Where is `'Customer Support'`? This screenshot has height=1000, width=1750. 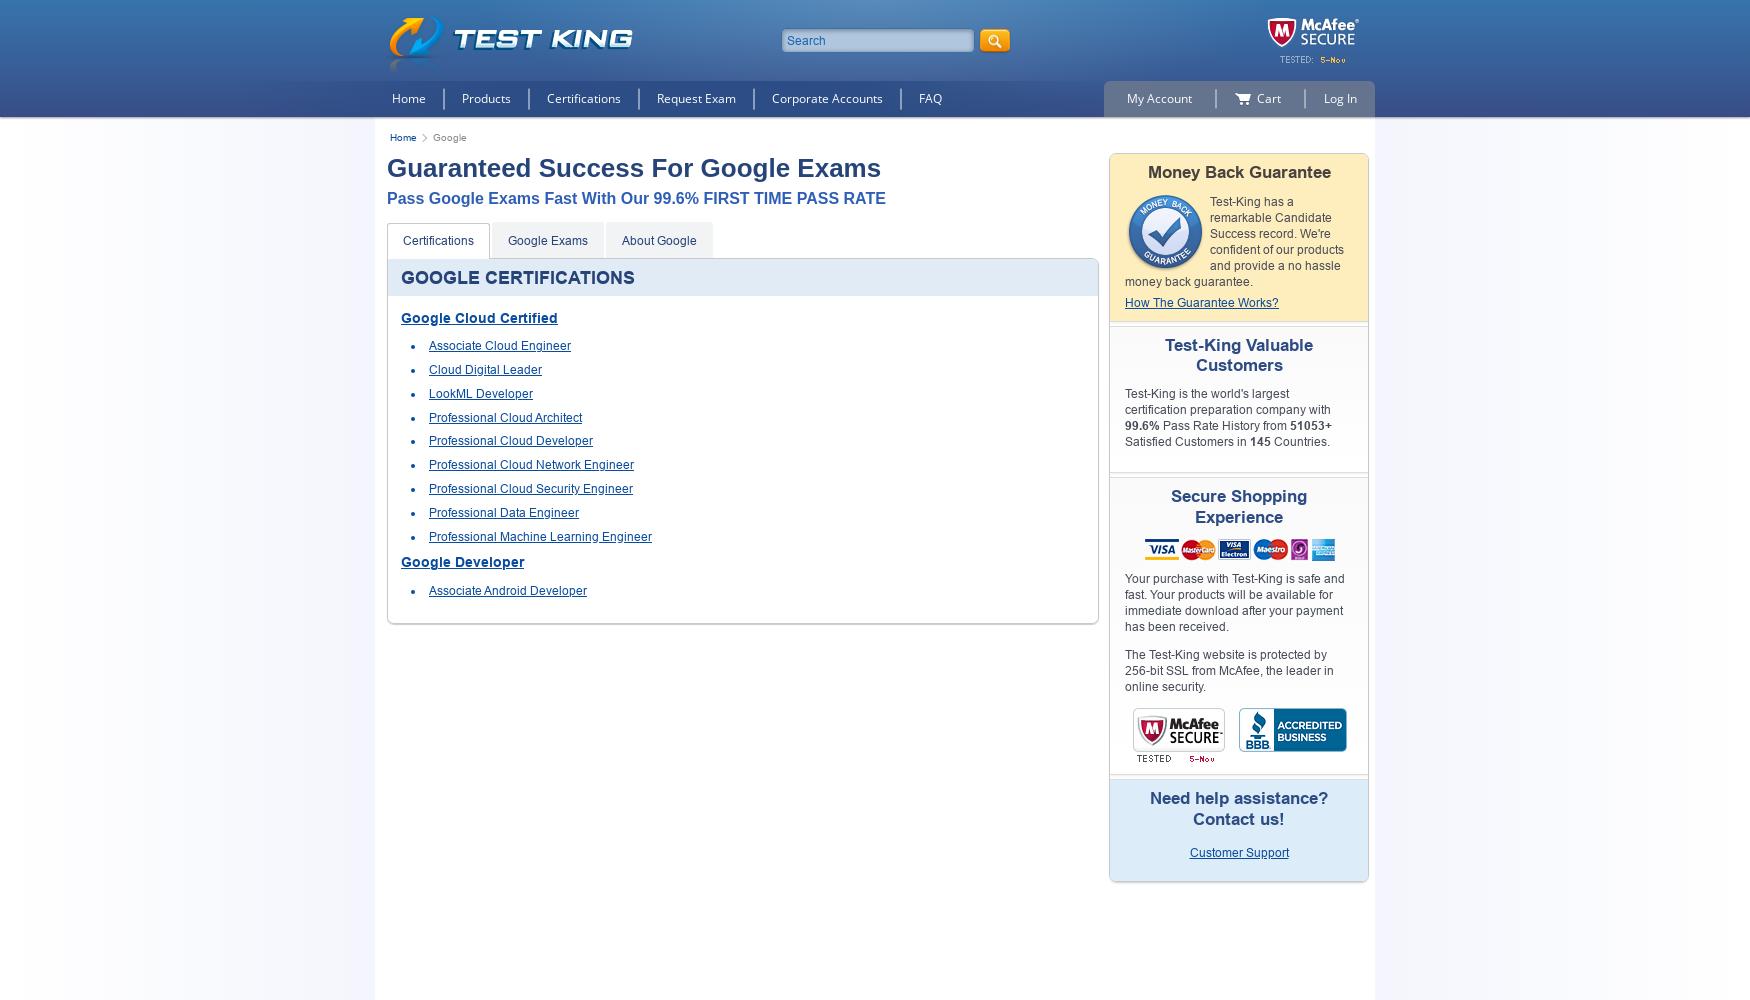 'Customer Support' is located at coordinates (1238, 852).